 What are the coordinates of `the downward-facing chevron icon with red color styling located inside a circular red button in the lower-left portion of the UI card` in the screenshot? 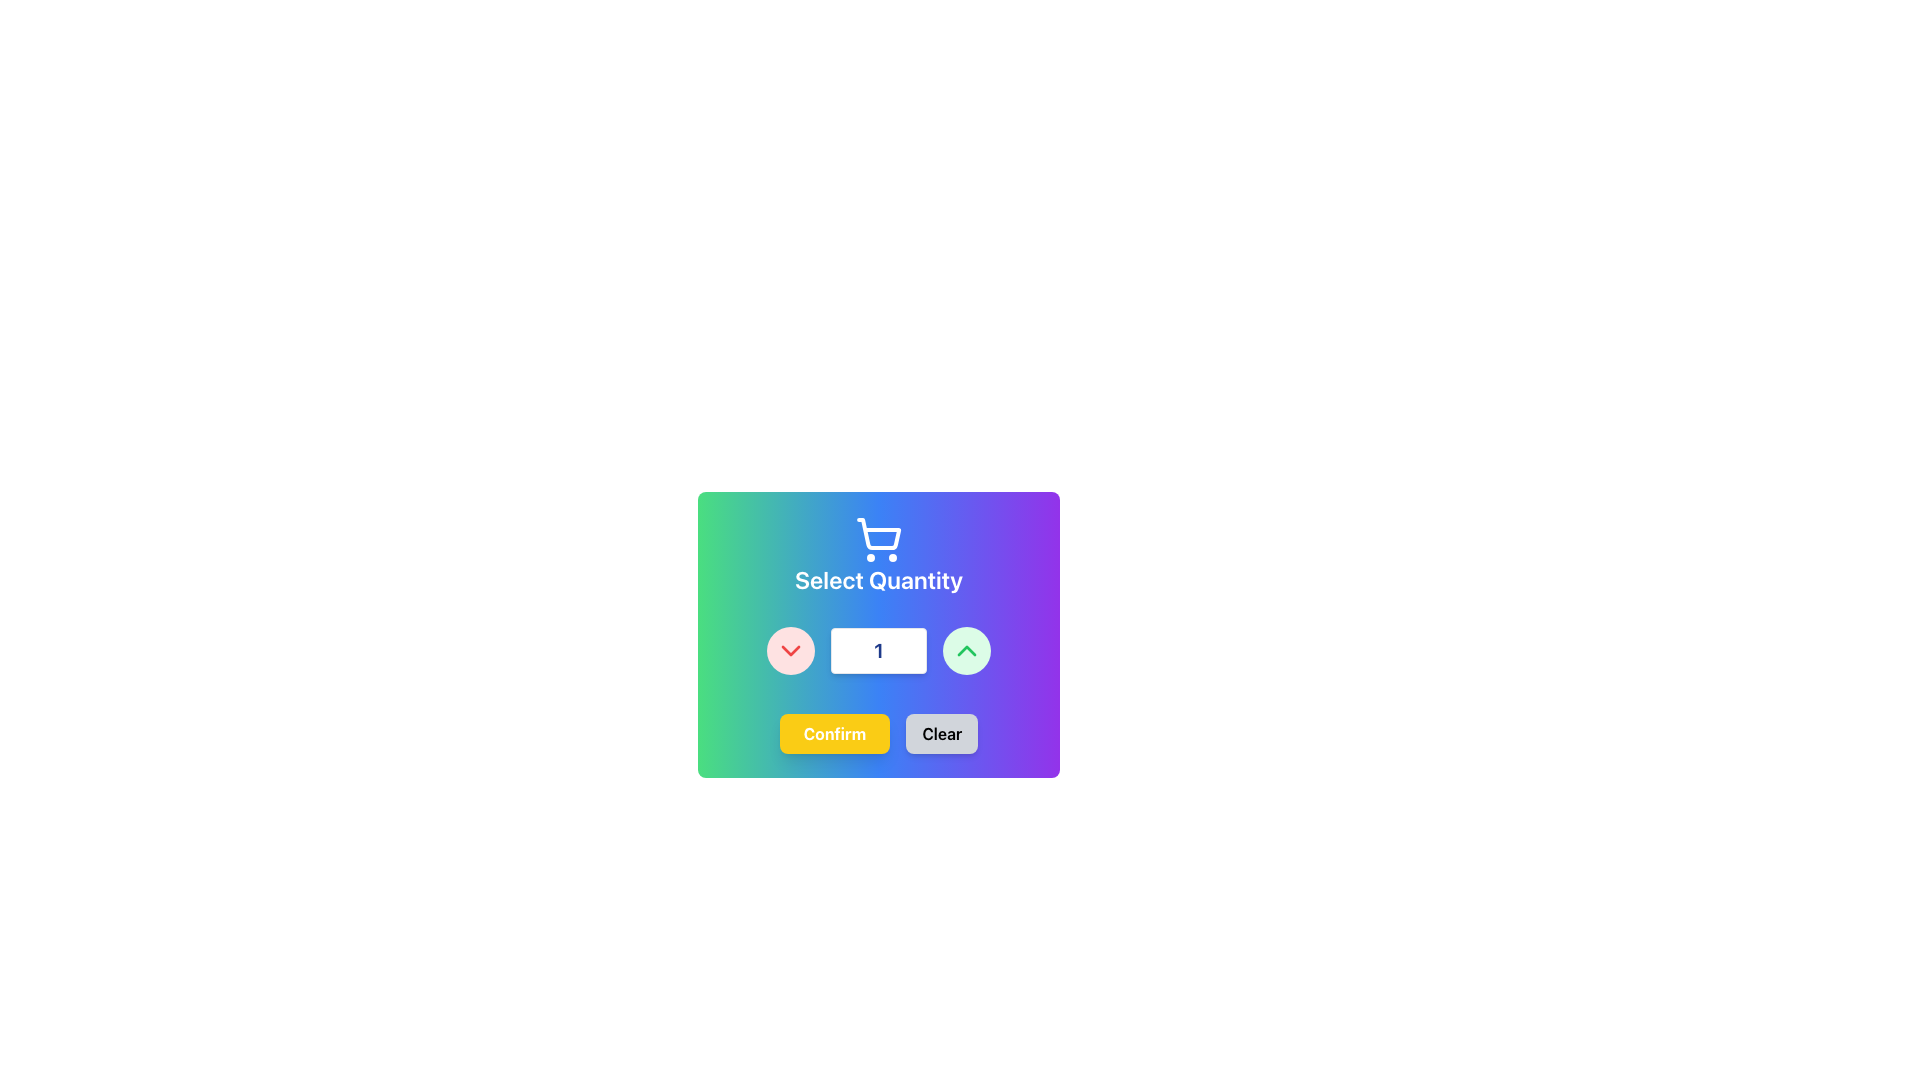 It's located at (790, 651).